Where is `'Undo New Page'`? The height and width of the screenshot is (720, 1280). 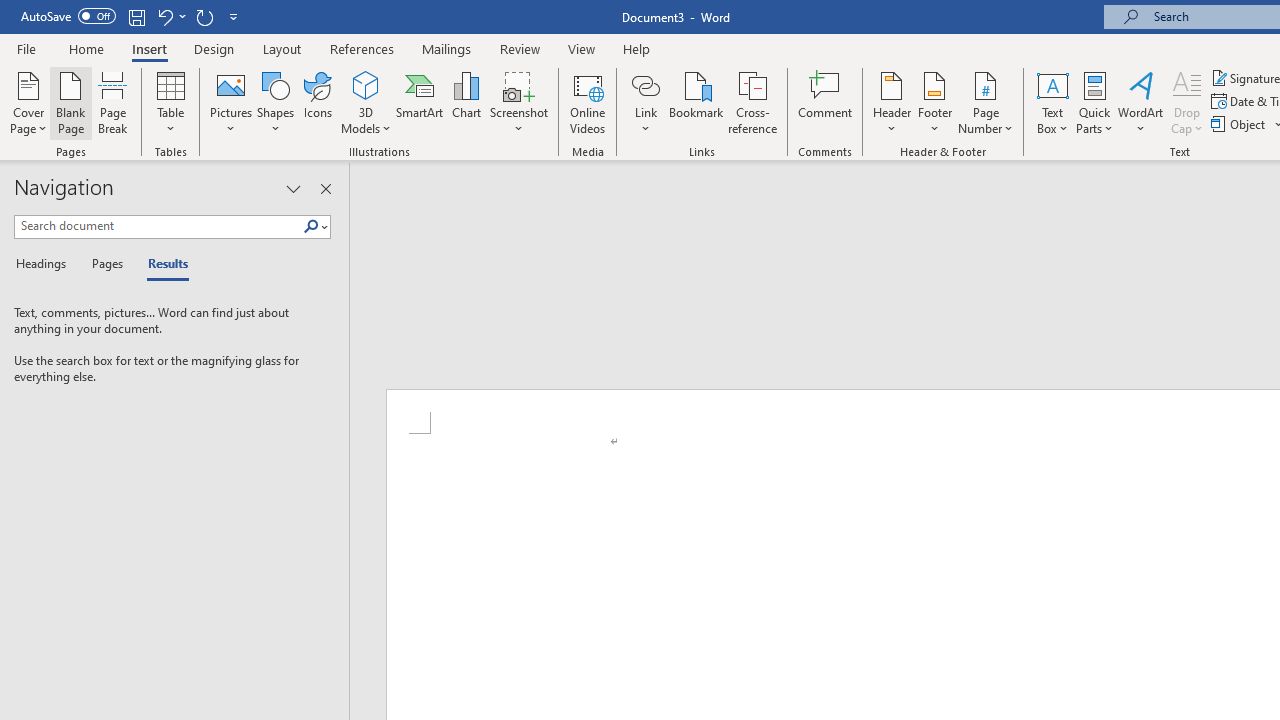 'Undo New Page' is located at coordinates (170, 16).